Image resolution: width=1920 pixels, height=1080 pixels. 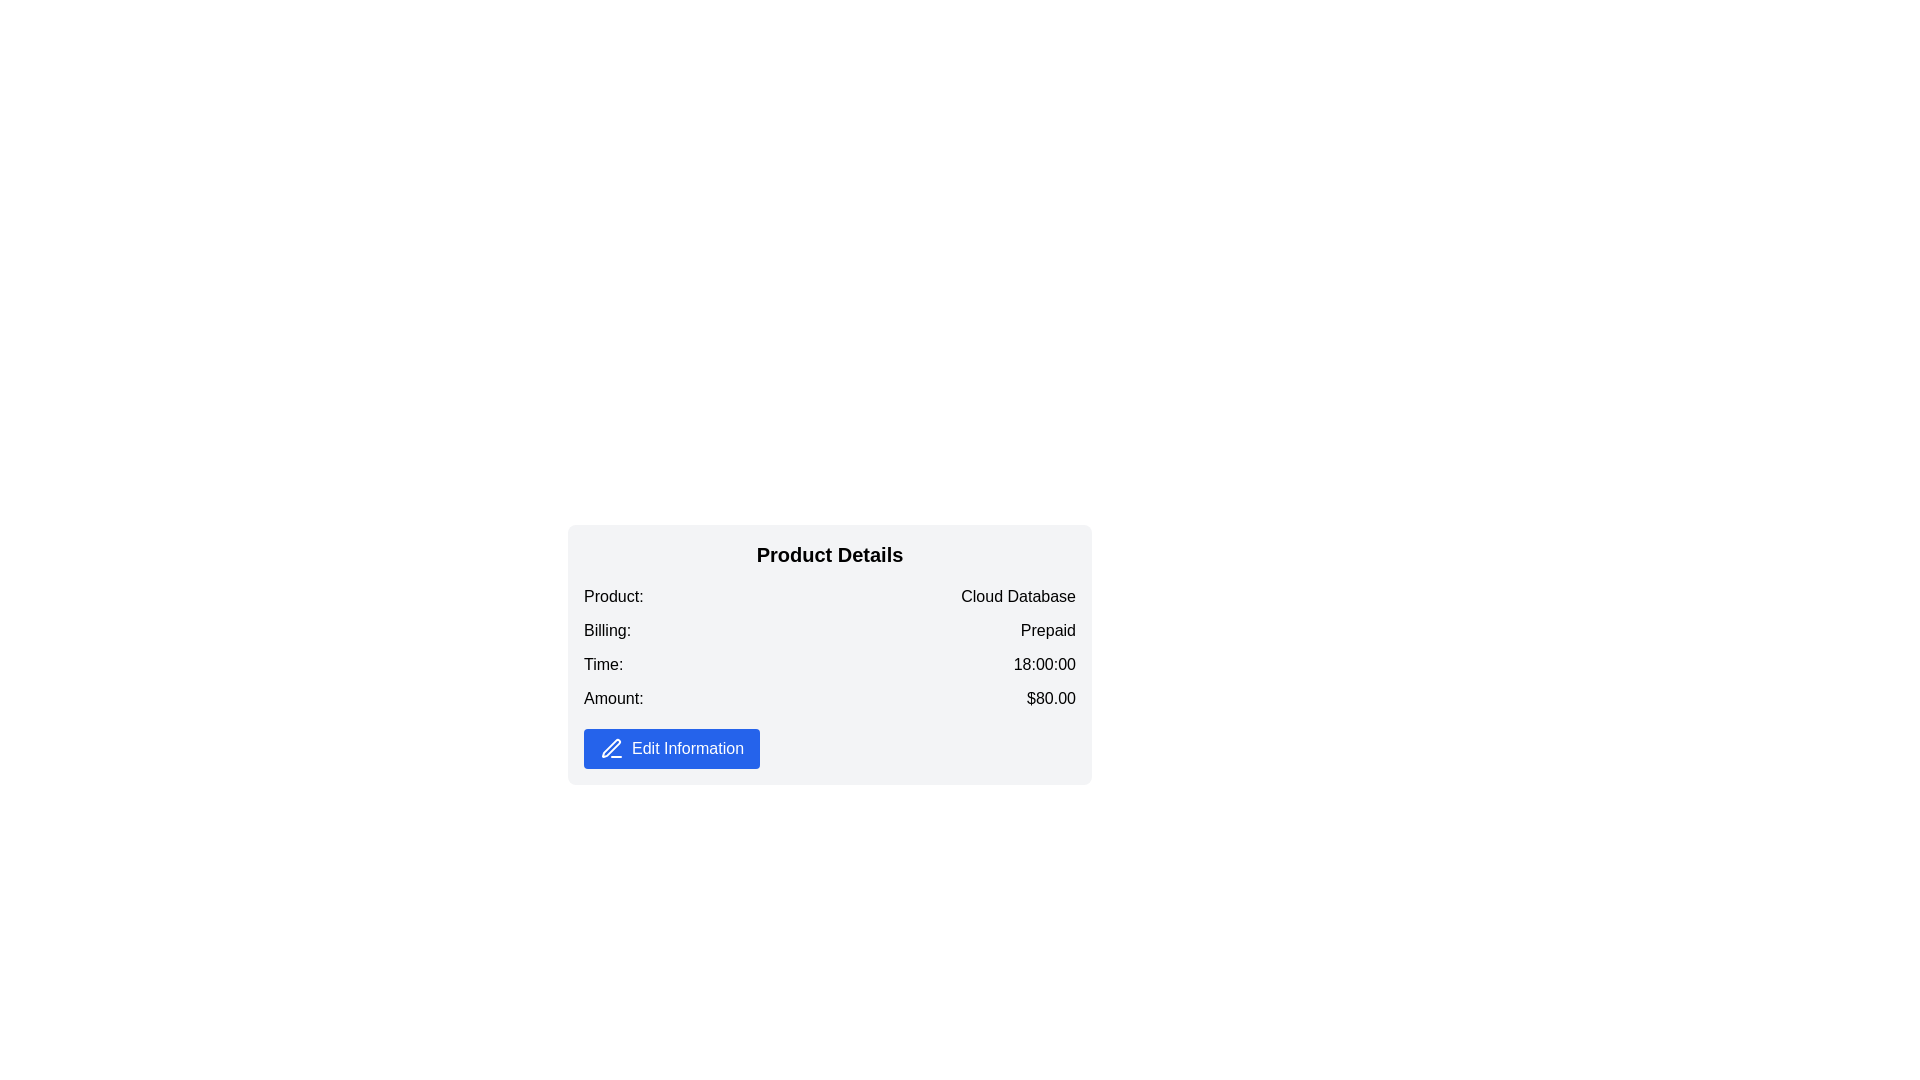 I want to click on the text display showing the amount '$80.00', which is located on the right side of the row labeled 'Amount:', so click(x=1050, y=698).